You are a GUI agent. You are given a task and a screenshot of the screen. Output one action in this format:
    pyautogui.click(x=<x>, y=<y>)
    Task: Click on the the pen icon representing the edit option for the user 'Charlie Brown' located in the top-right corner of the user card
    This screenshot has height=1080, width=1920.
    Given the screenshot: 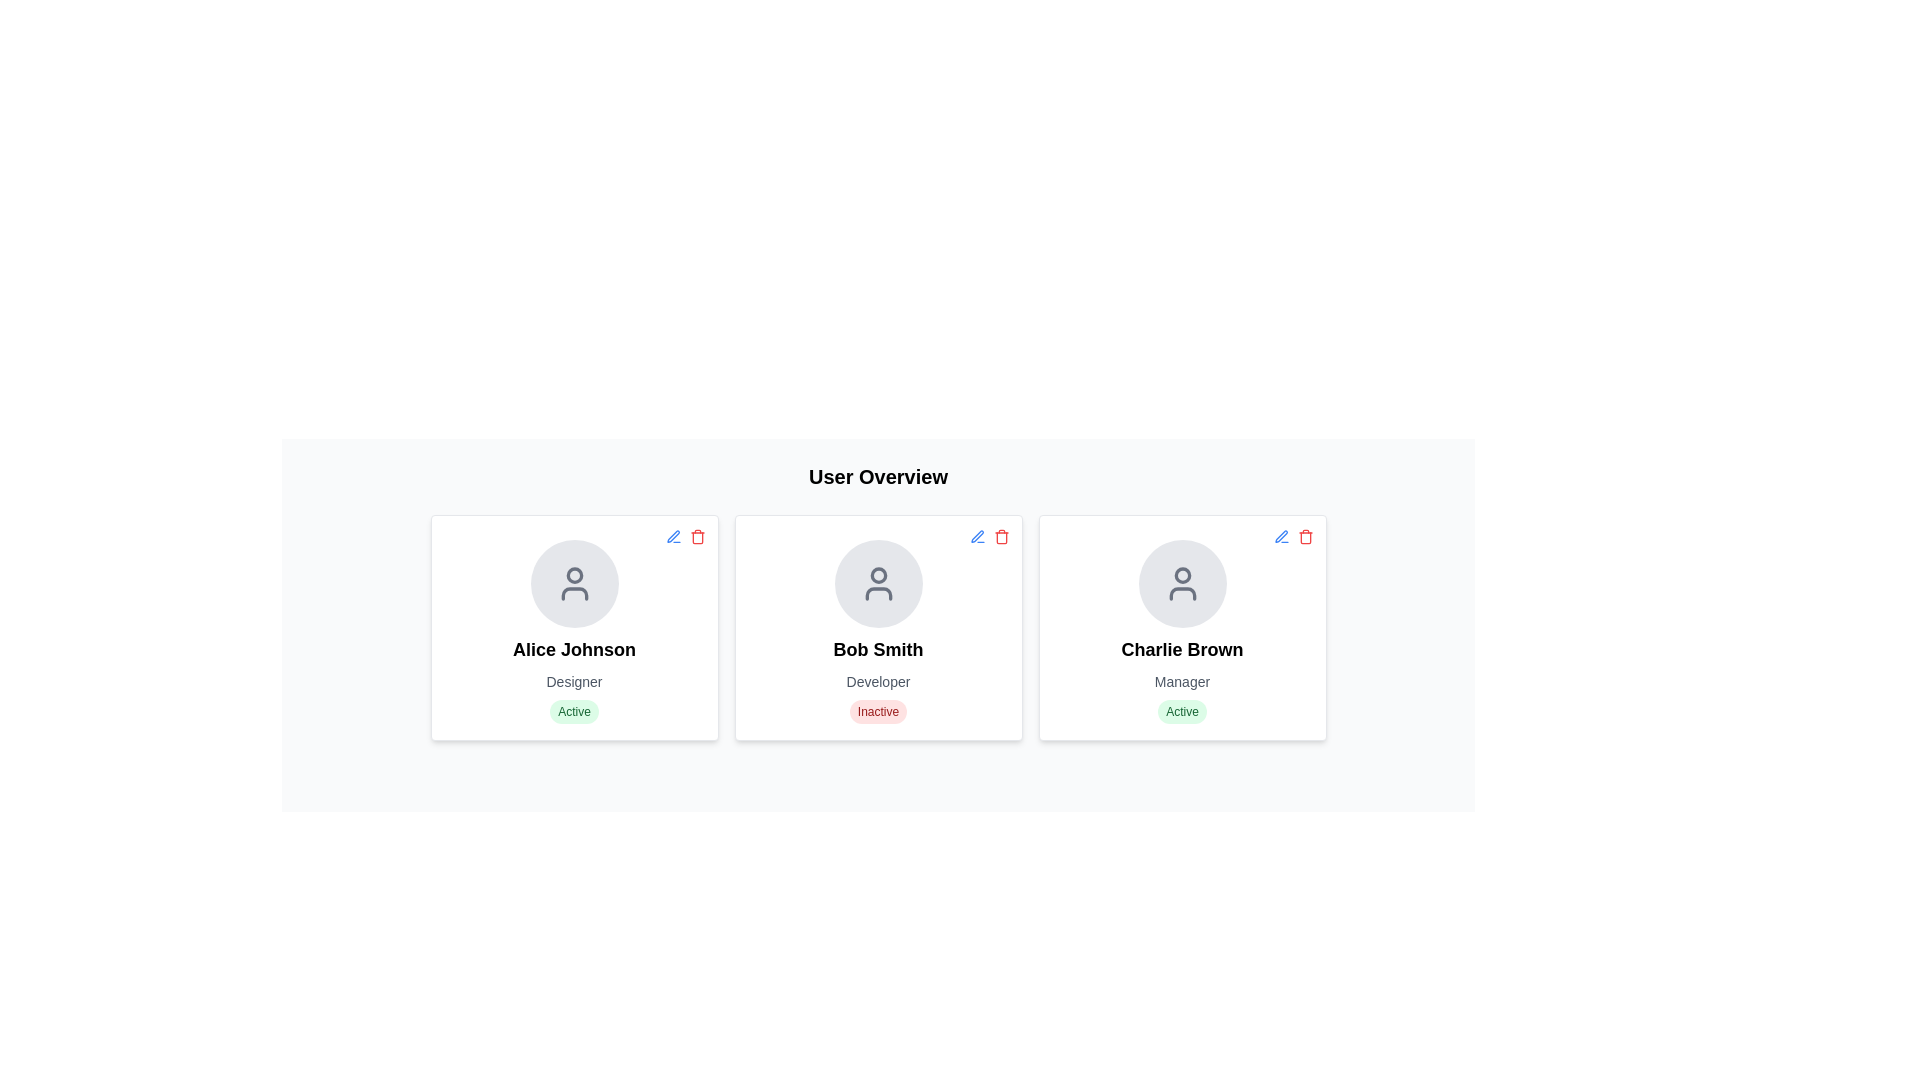 What is the action you would take?
    pyautogui.click(x=1281, y=535)
    